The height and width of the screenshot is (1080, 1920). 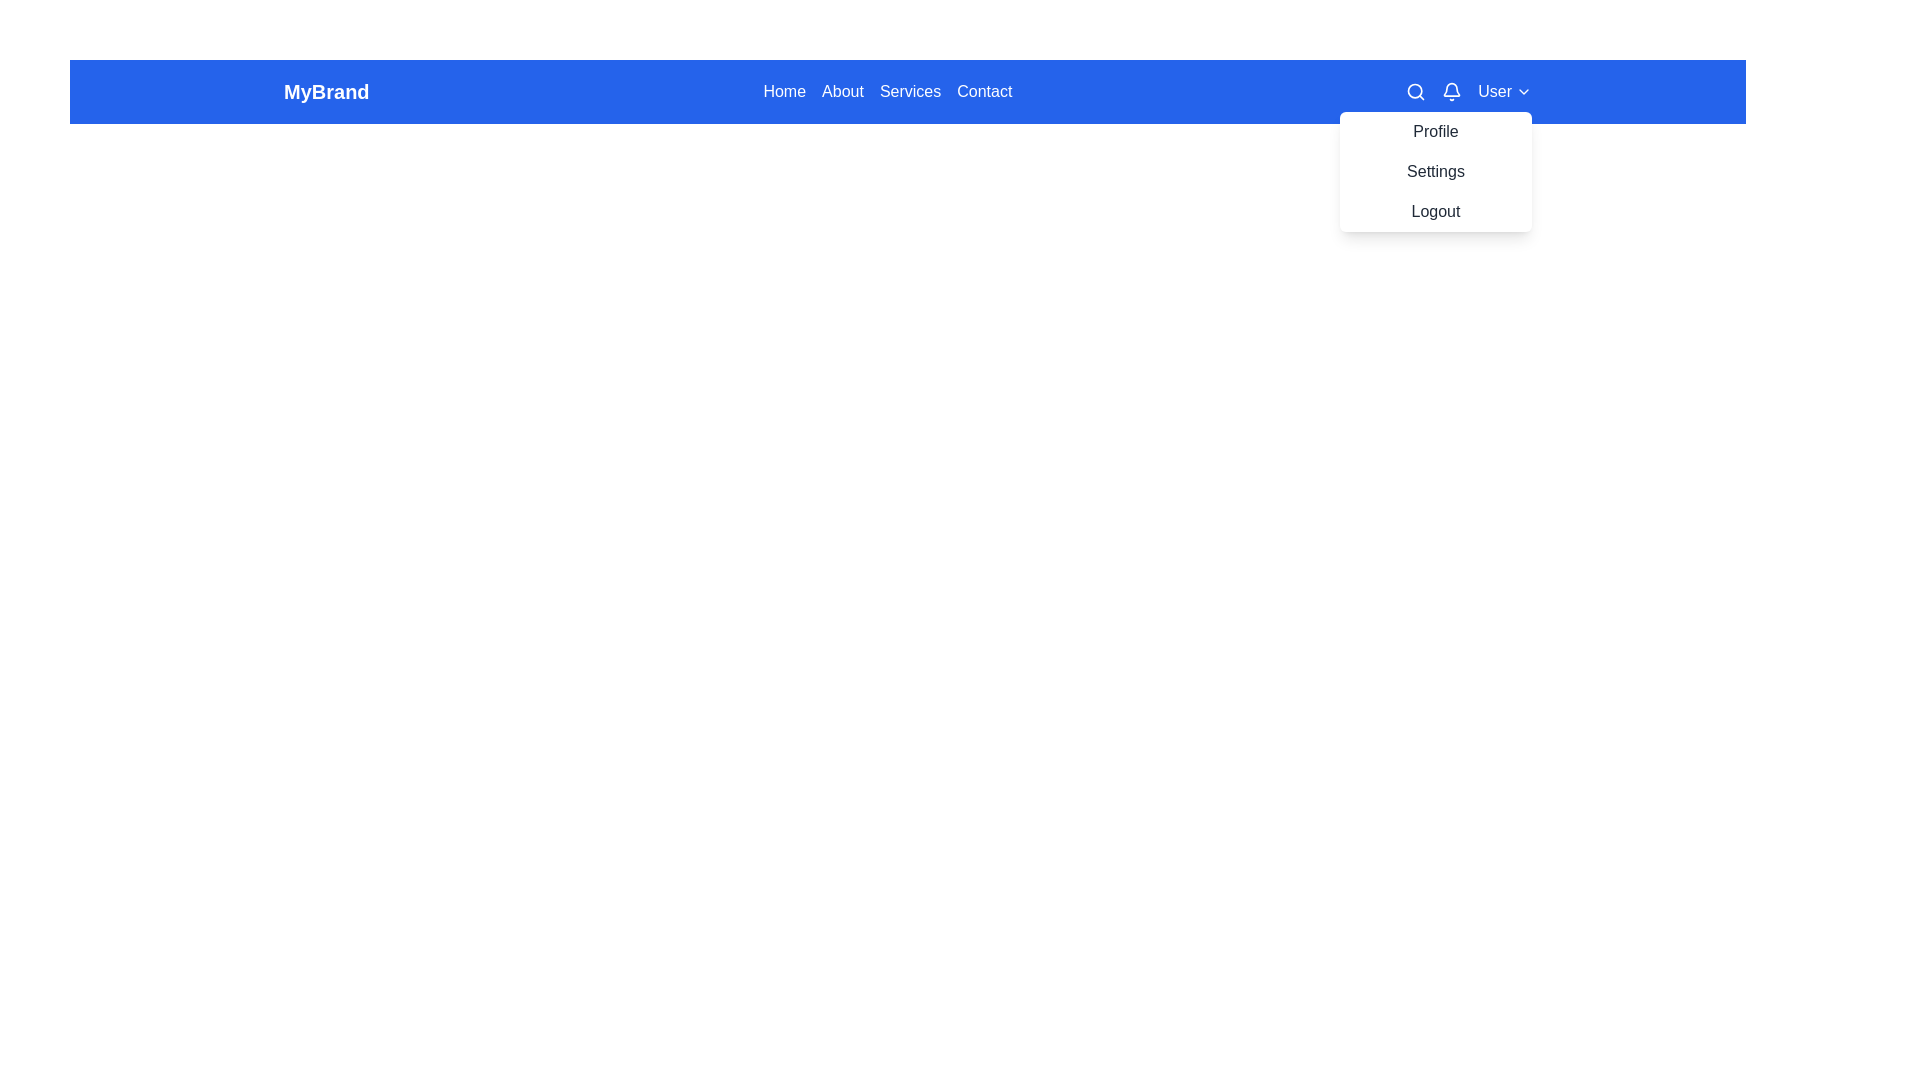 I want to click on the user settings button located in the top-right group of navigational elements, so click(x=1469, y=92).